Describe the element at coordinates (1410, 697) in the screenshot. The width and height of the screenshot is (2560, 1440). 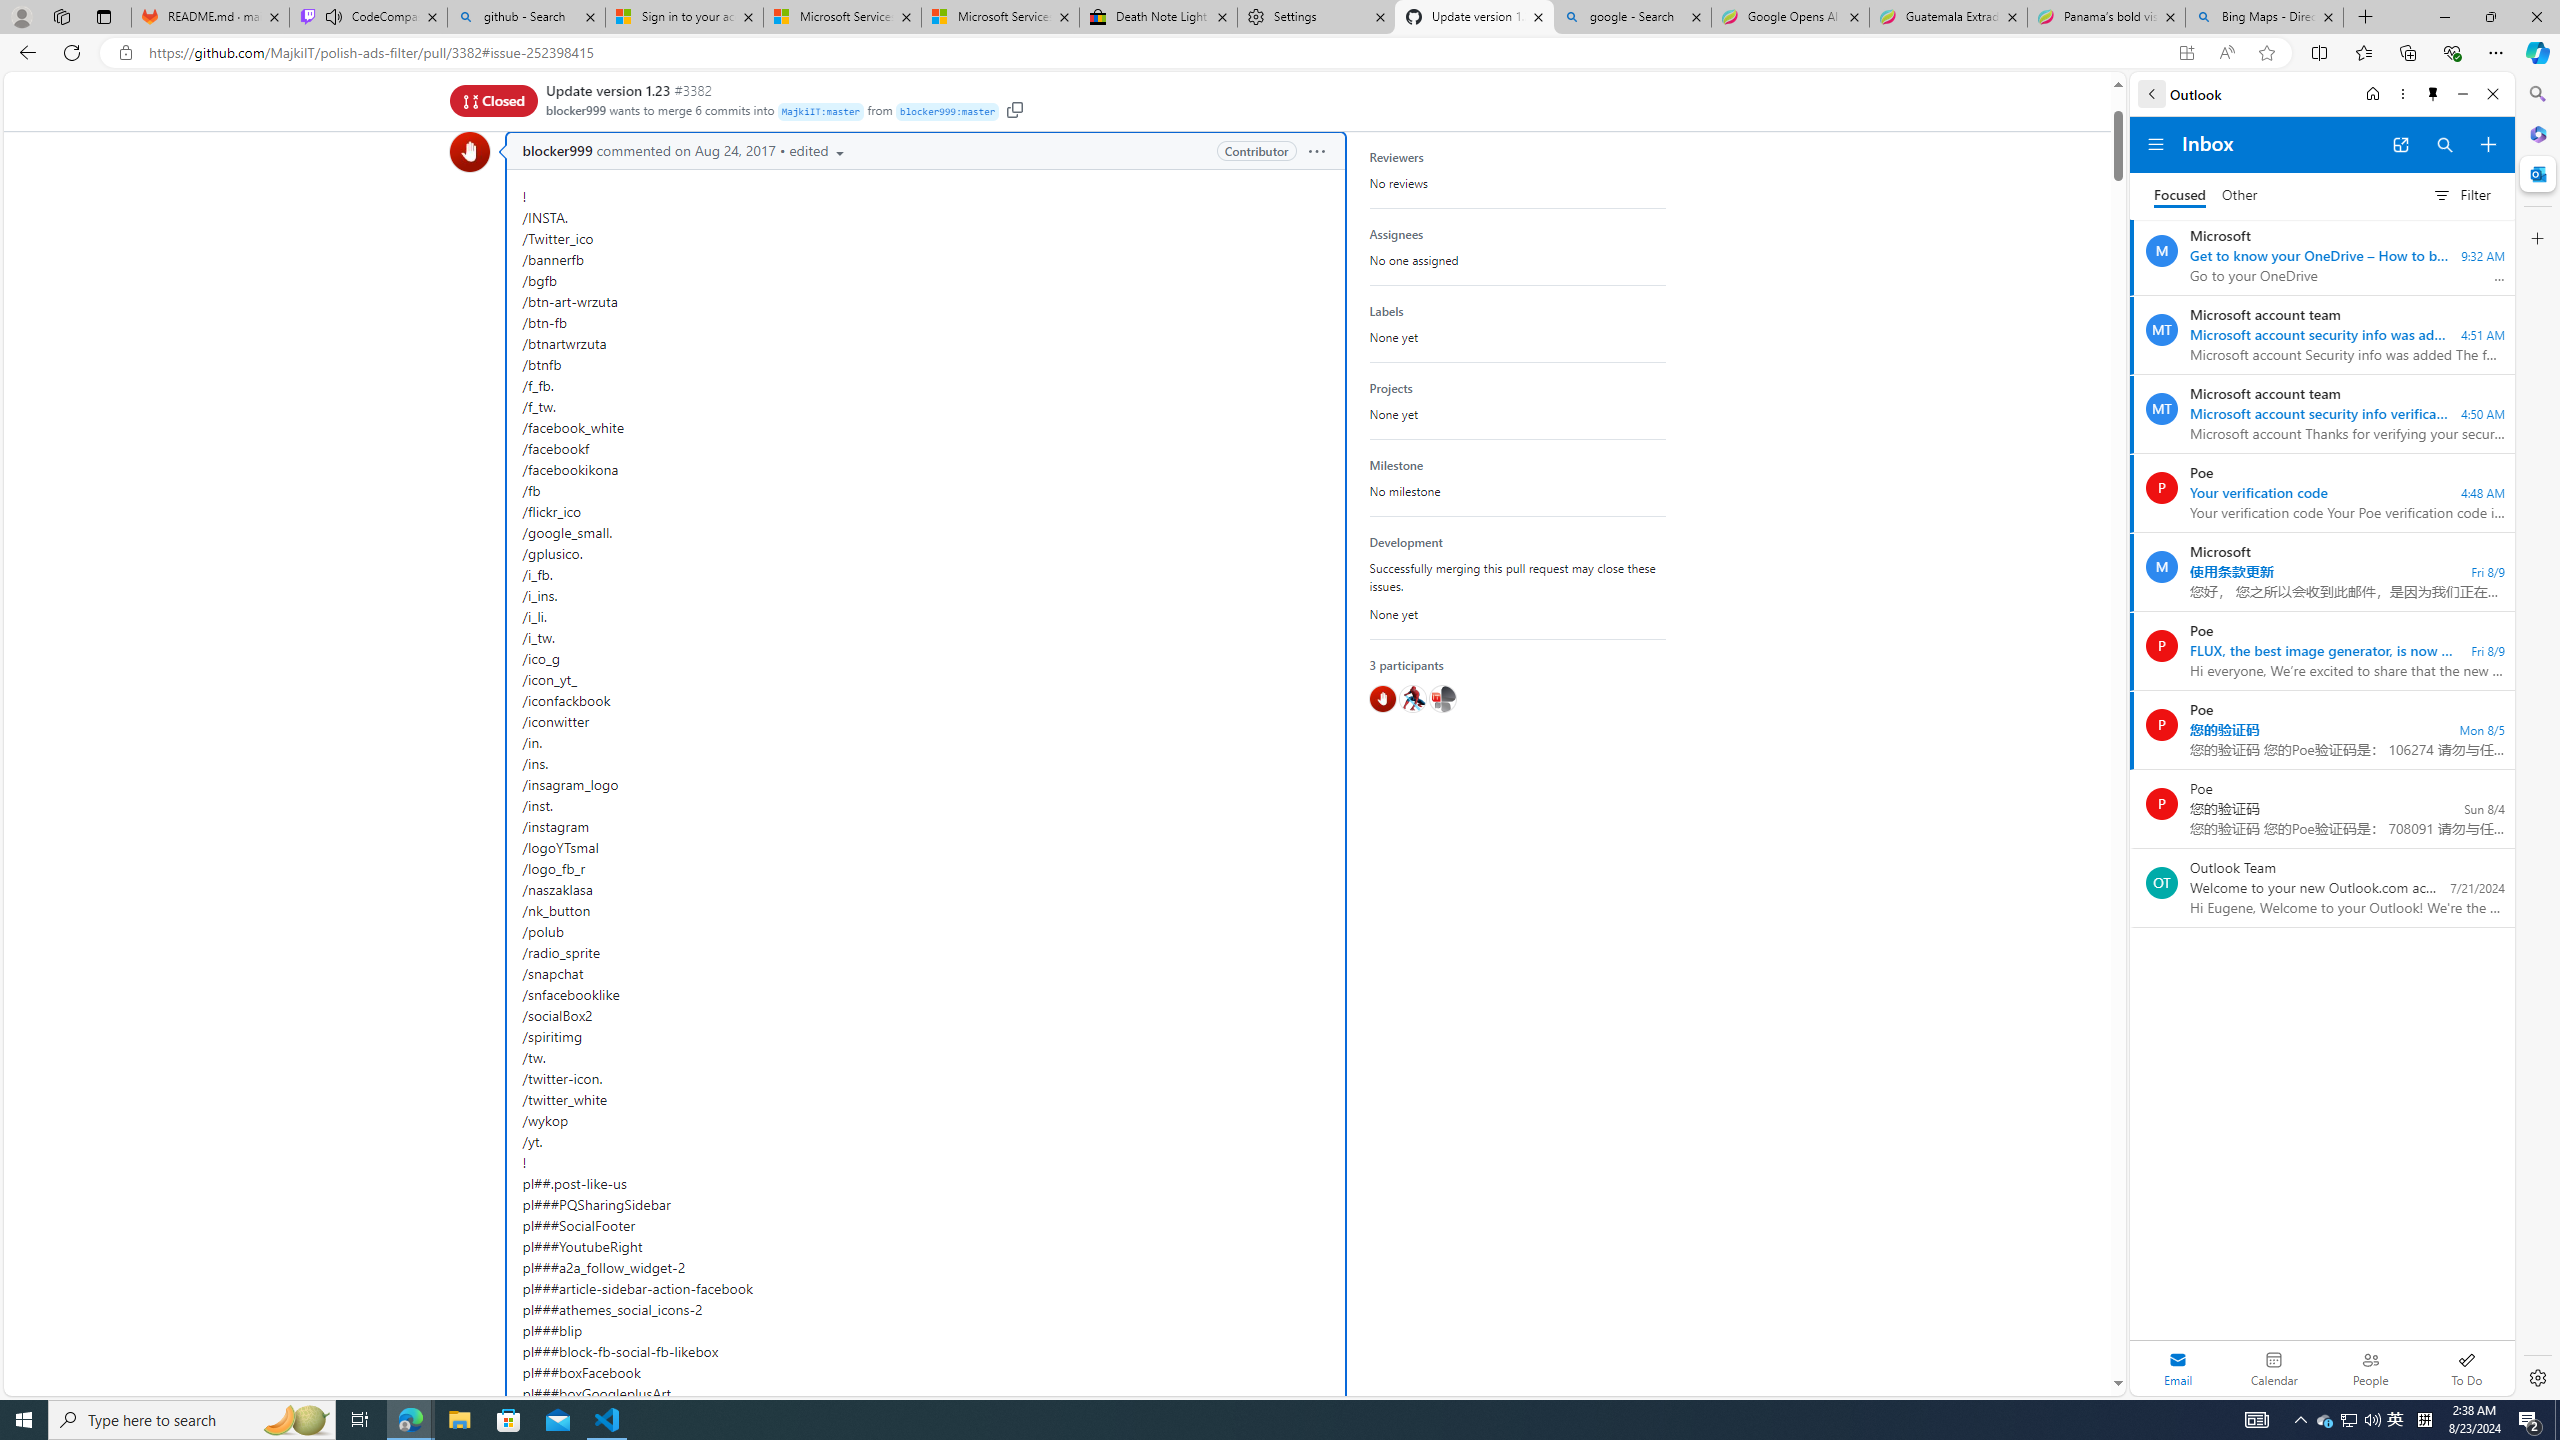
I see `'@hawkeye116477'` at that location.